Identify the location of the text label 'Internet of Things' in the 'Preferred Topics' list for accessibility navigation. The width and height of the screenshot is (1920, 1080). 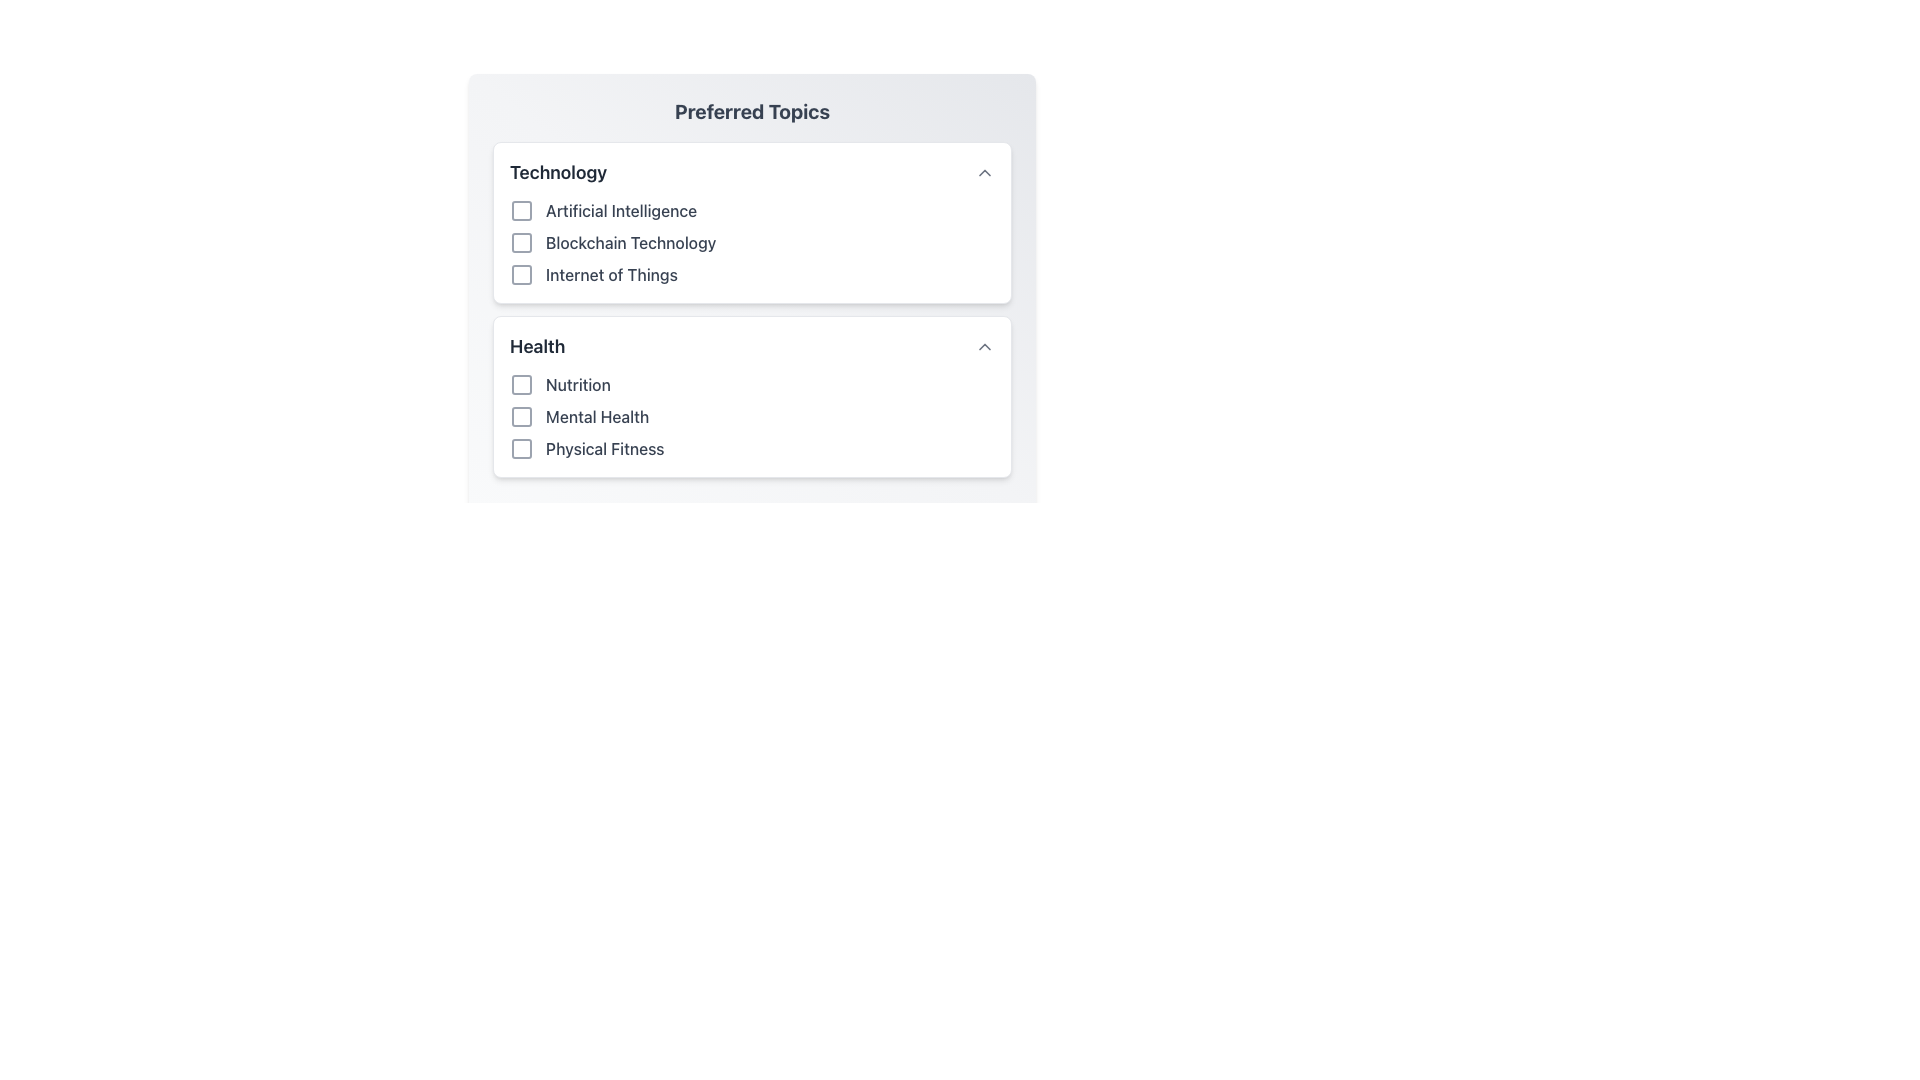
(751, 274).